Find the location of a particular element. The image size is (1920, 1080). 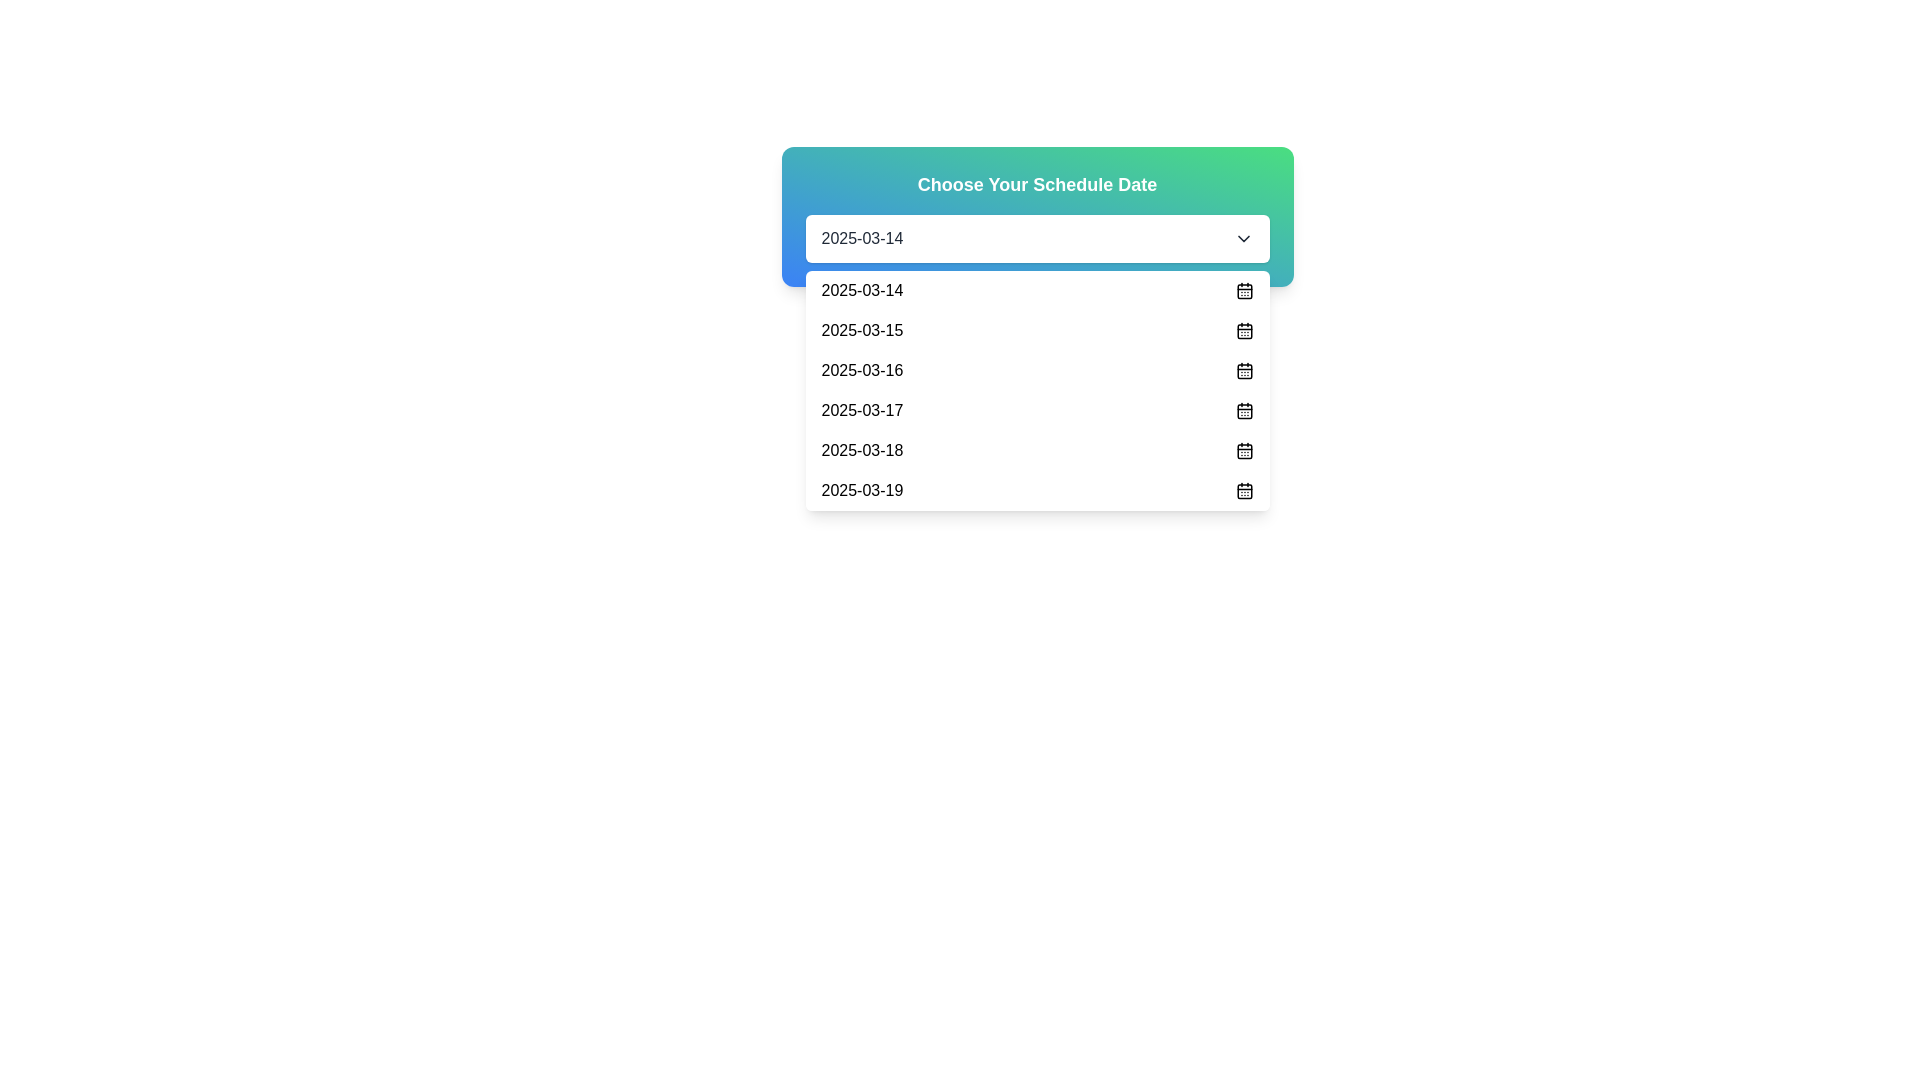

the dropdown menu labeled 'Choose Your Schedule Date' which features a gradient background and a white dropdown box showing '2025-03-14' is located at coordinates (1037, 216).